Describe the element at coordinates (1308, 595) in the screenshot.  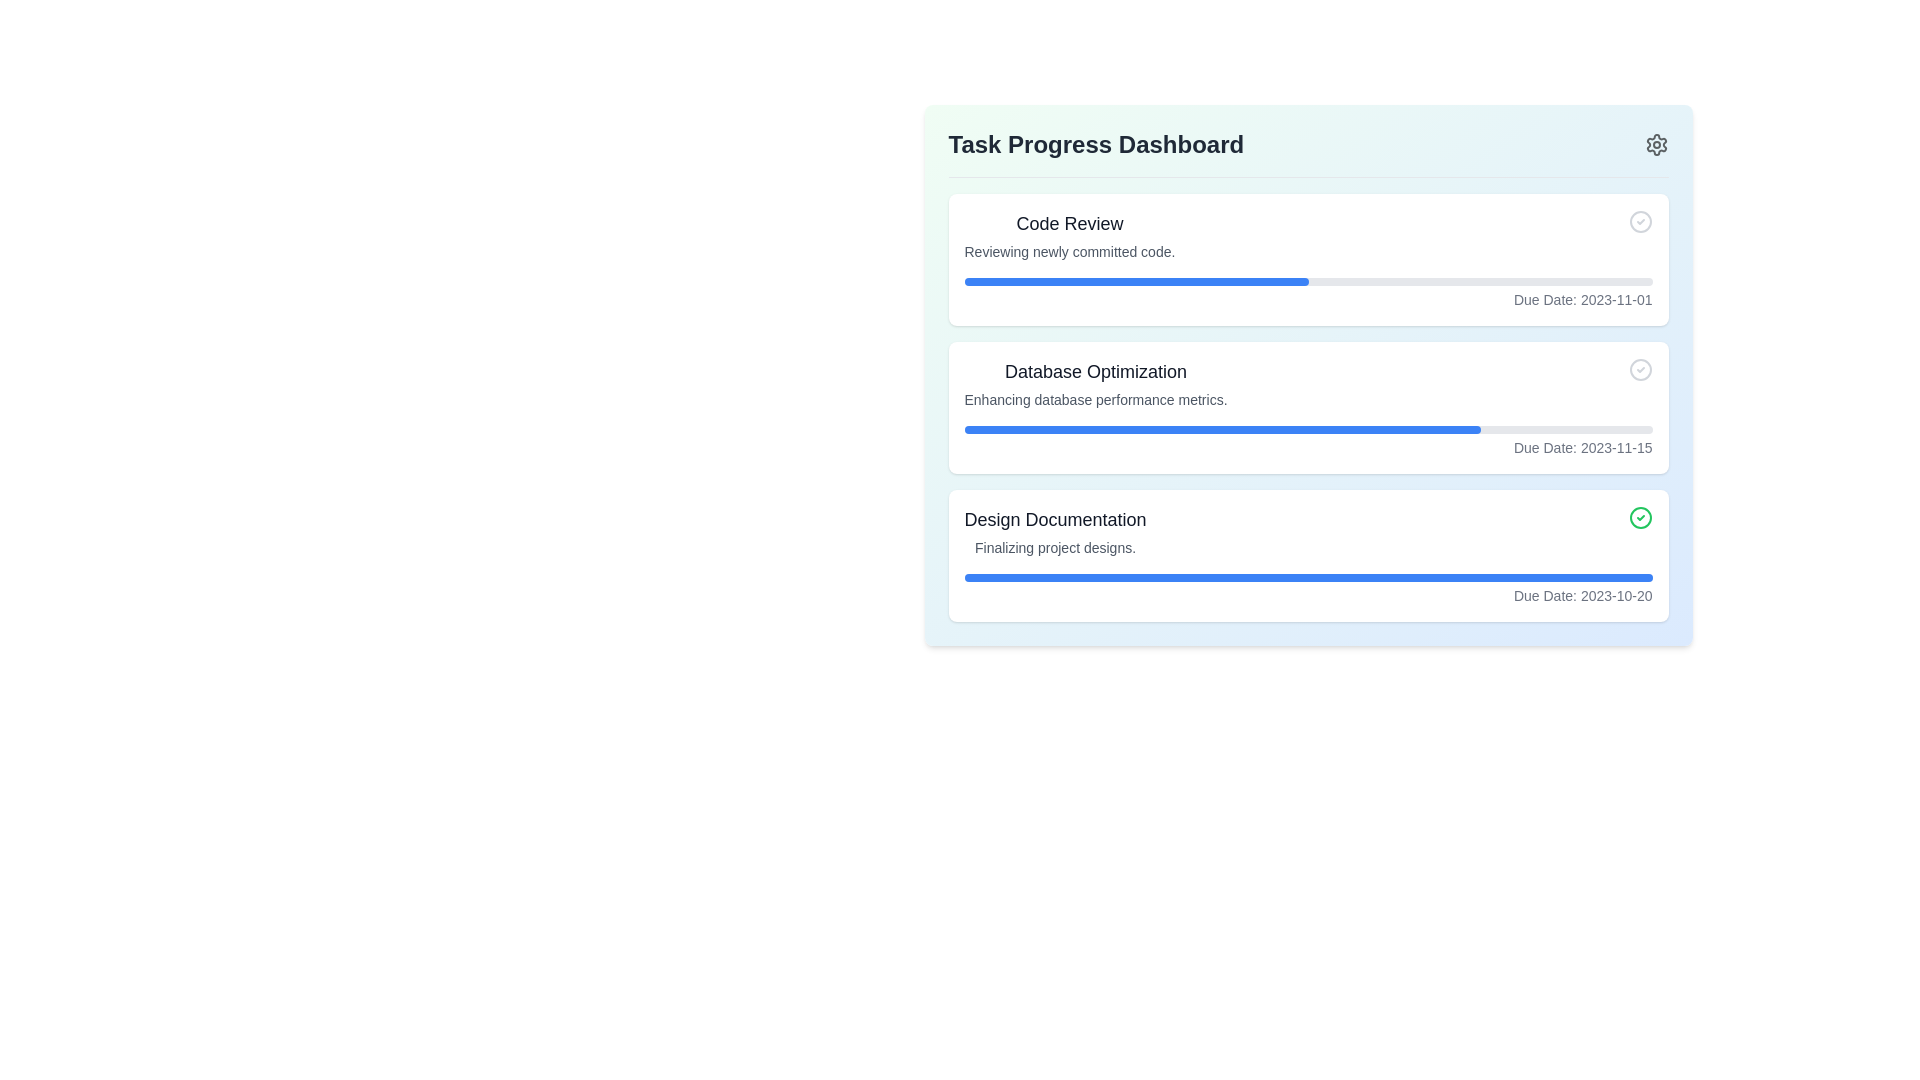
I see `the text label displaying 'Due Date: 2023-10-20' located at the bottom-right of the 'Design Documentation' section in the task progress dashboard` at that location.